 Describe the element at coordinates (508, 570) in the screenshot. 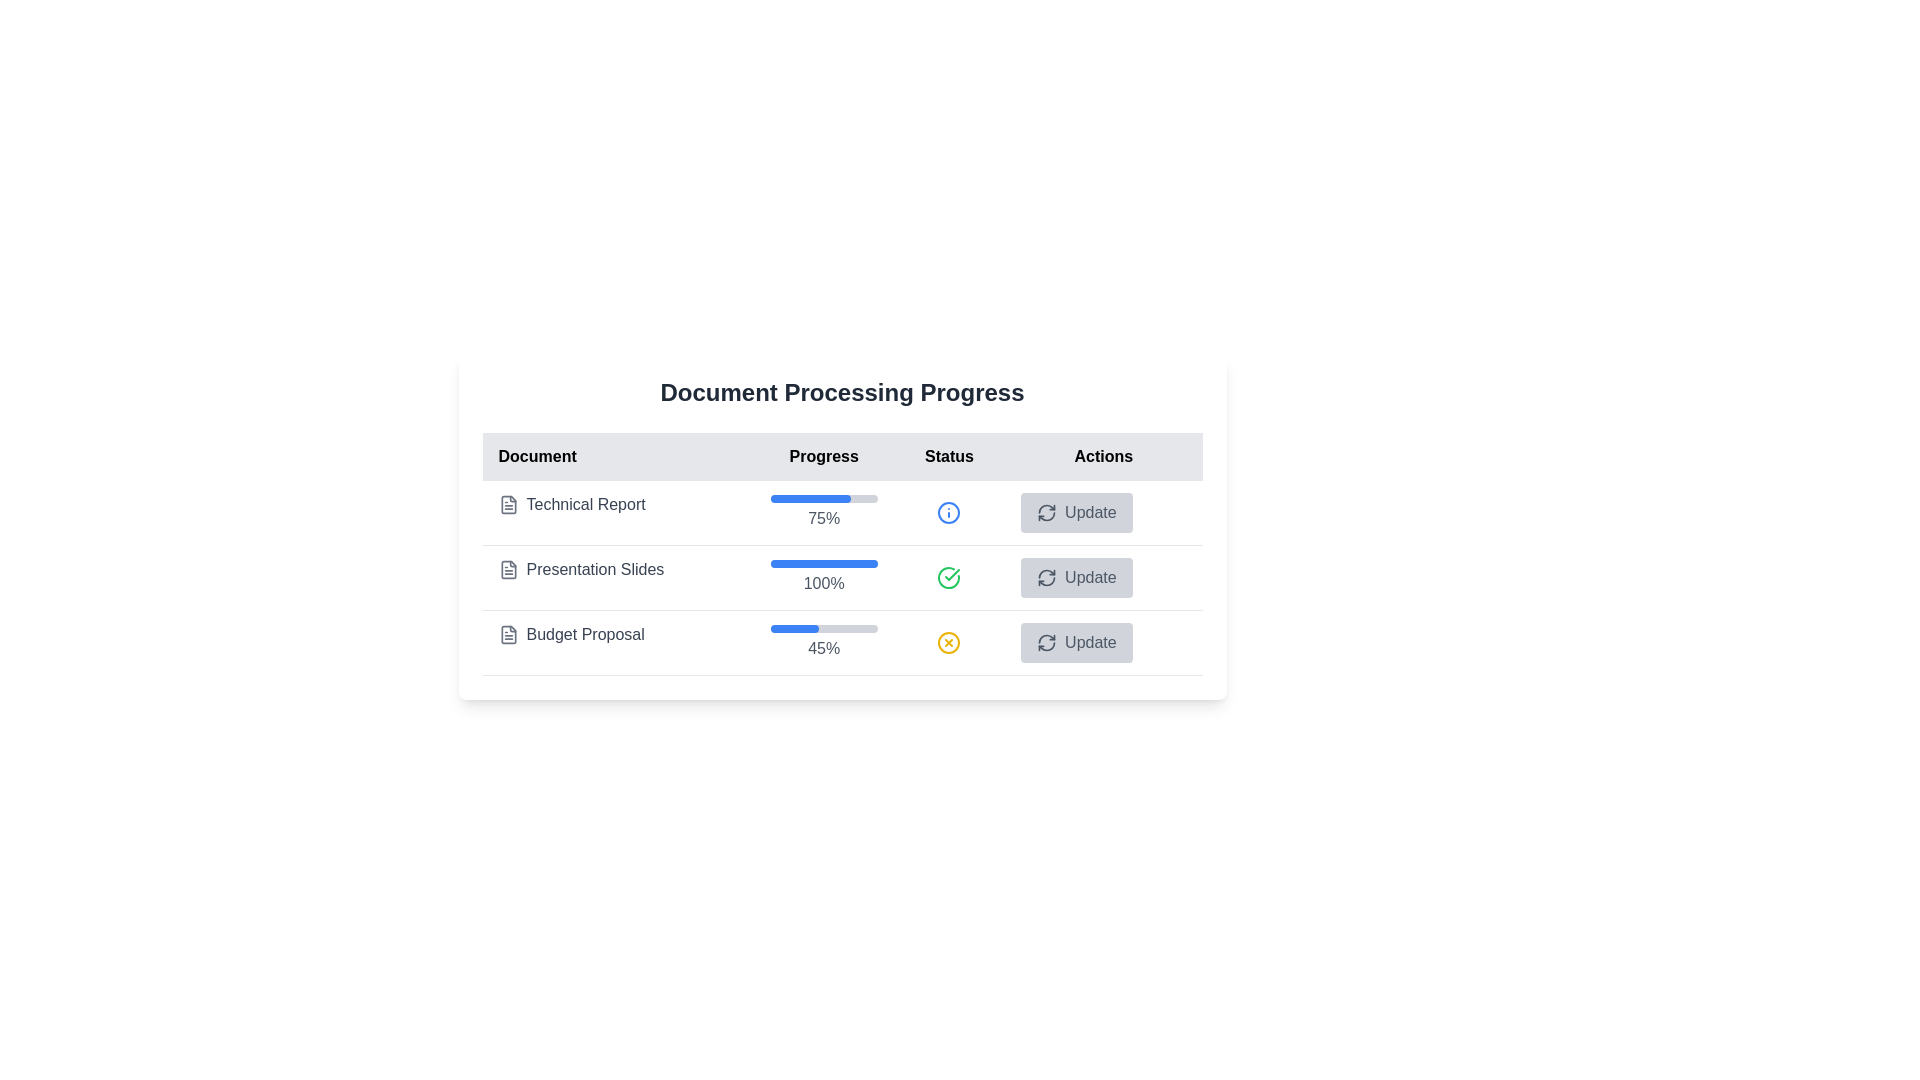

I see `the small gray document icon located to the left of the 'Presentation Slides' text` at that location.